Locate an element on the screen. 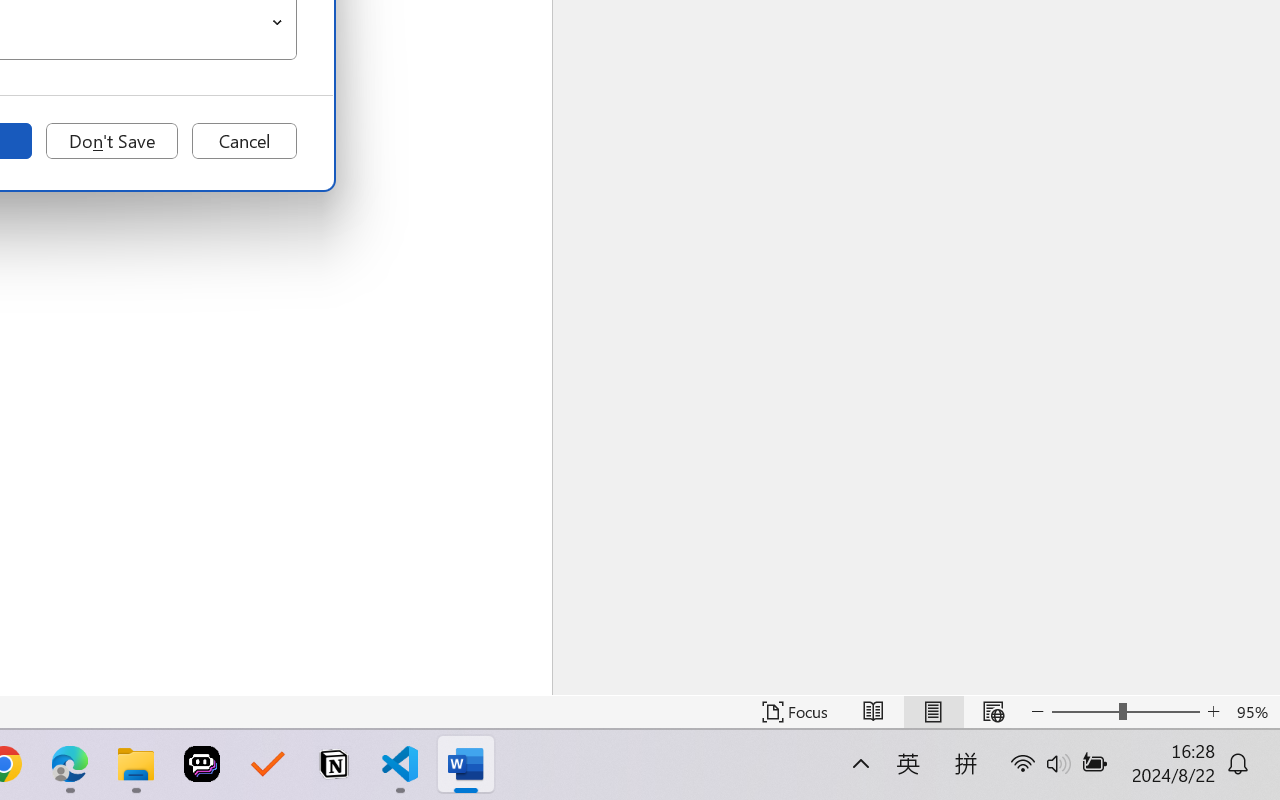 The height and width of the screenshot is (800, 1280). 'Poe' is located at coordinates (202, 764).